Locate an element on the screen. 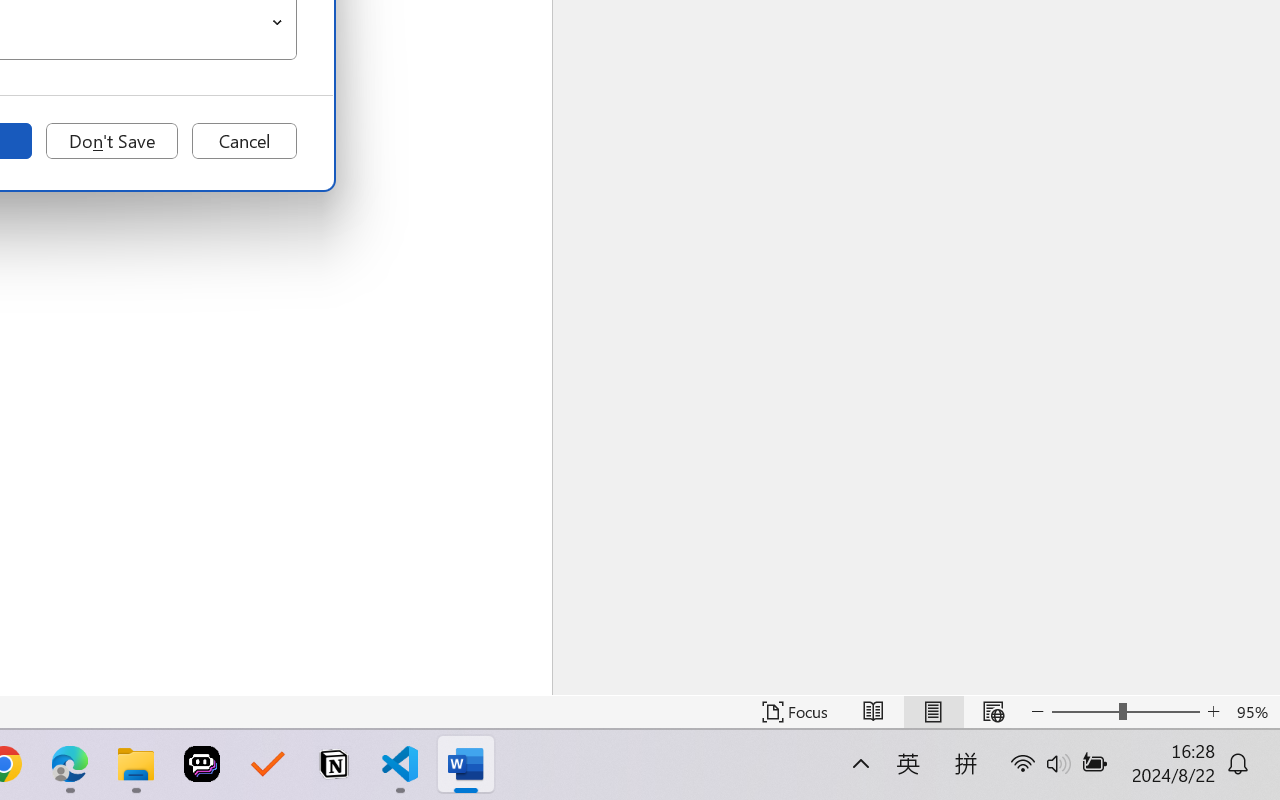 The height and width of the screenshot is (800, 1280). 'Poe' is located at coordinates (202, 764).